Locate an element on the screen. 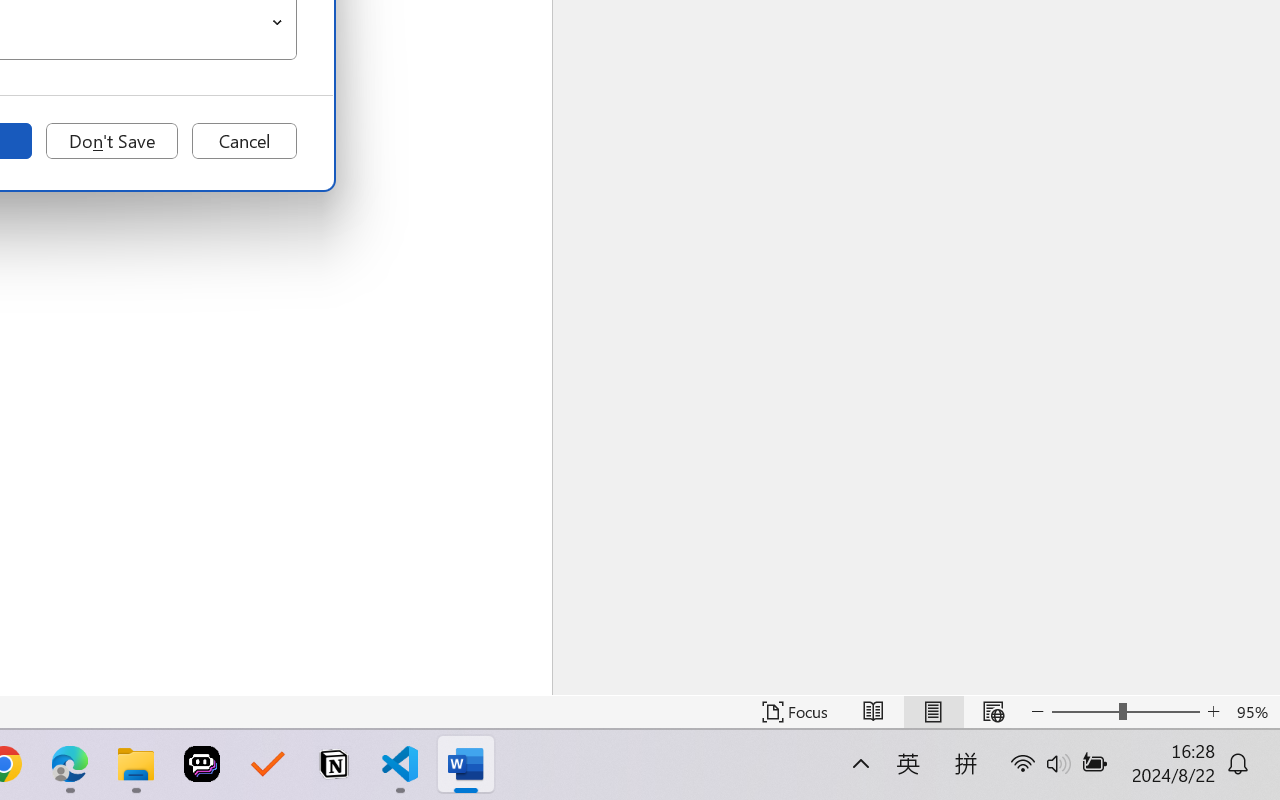 The height and width of the screenshot is (800, 1280). 'Poe' is located at coordinates (202, 764).